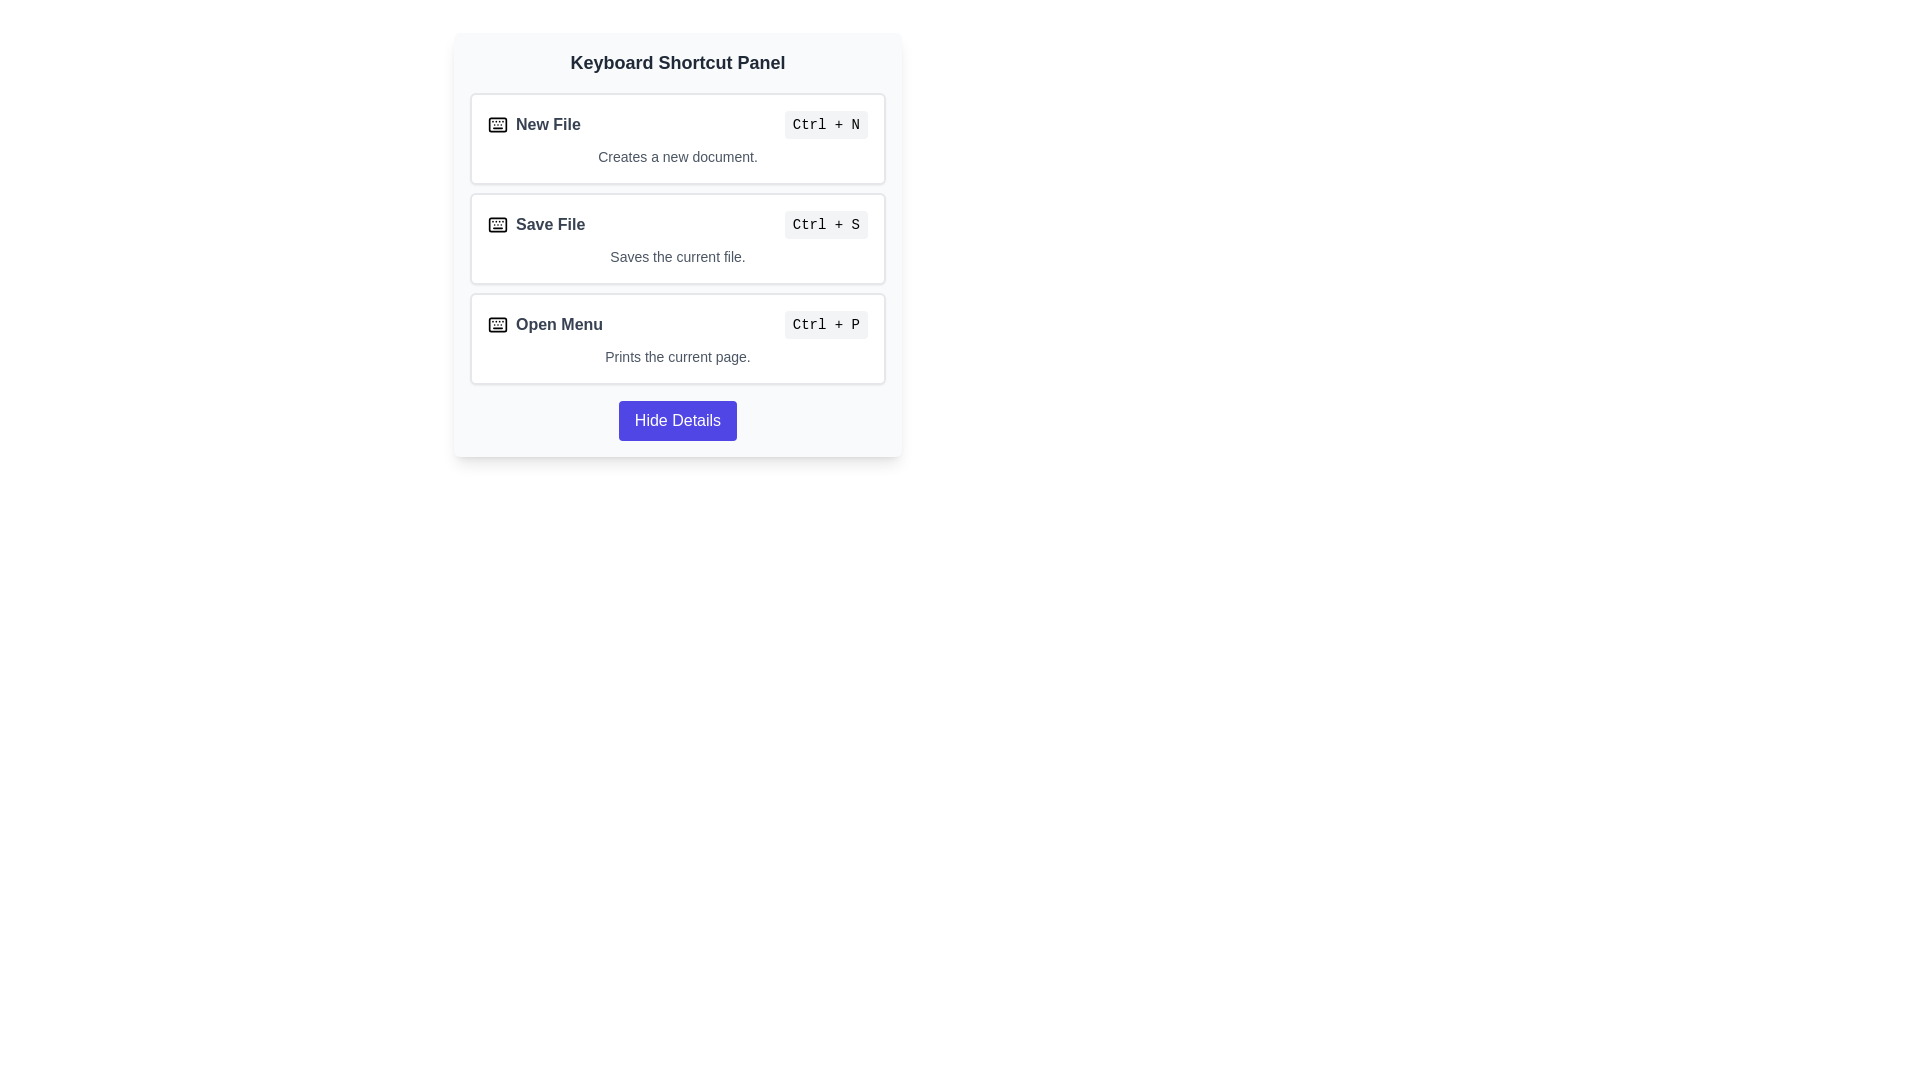 The image size is (1920, 1080). I want to click on the Label with Icon that indicates the action of creating a new file, located at the top of the 'Keyboard Shortcut Panel' to the left of 'Ctrl + N', so click(534, 124).